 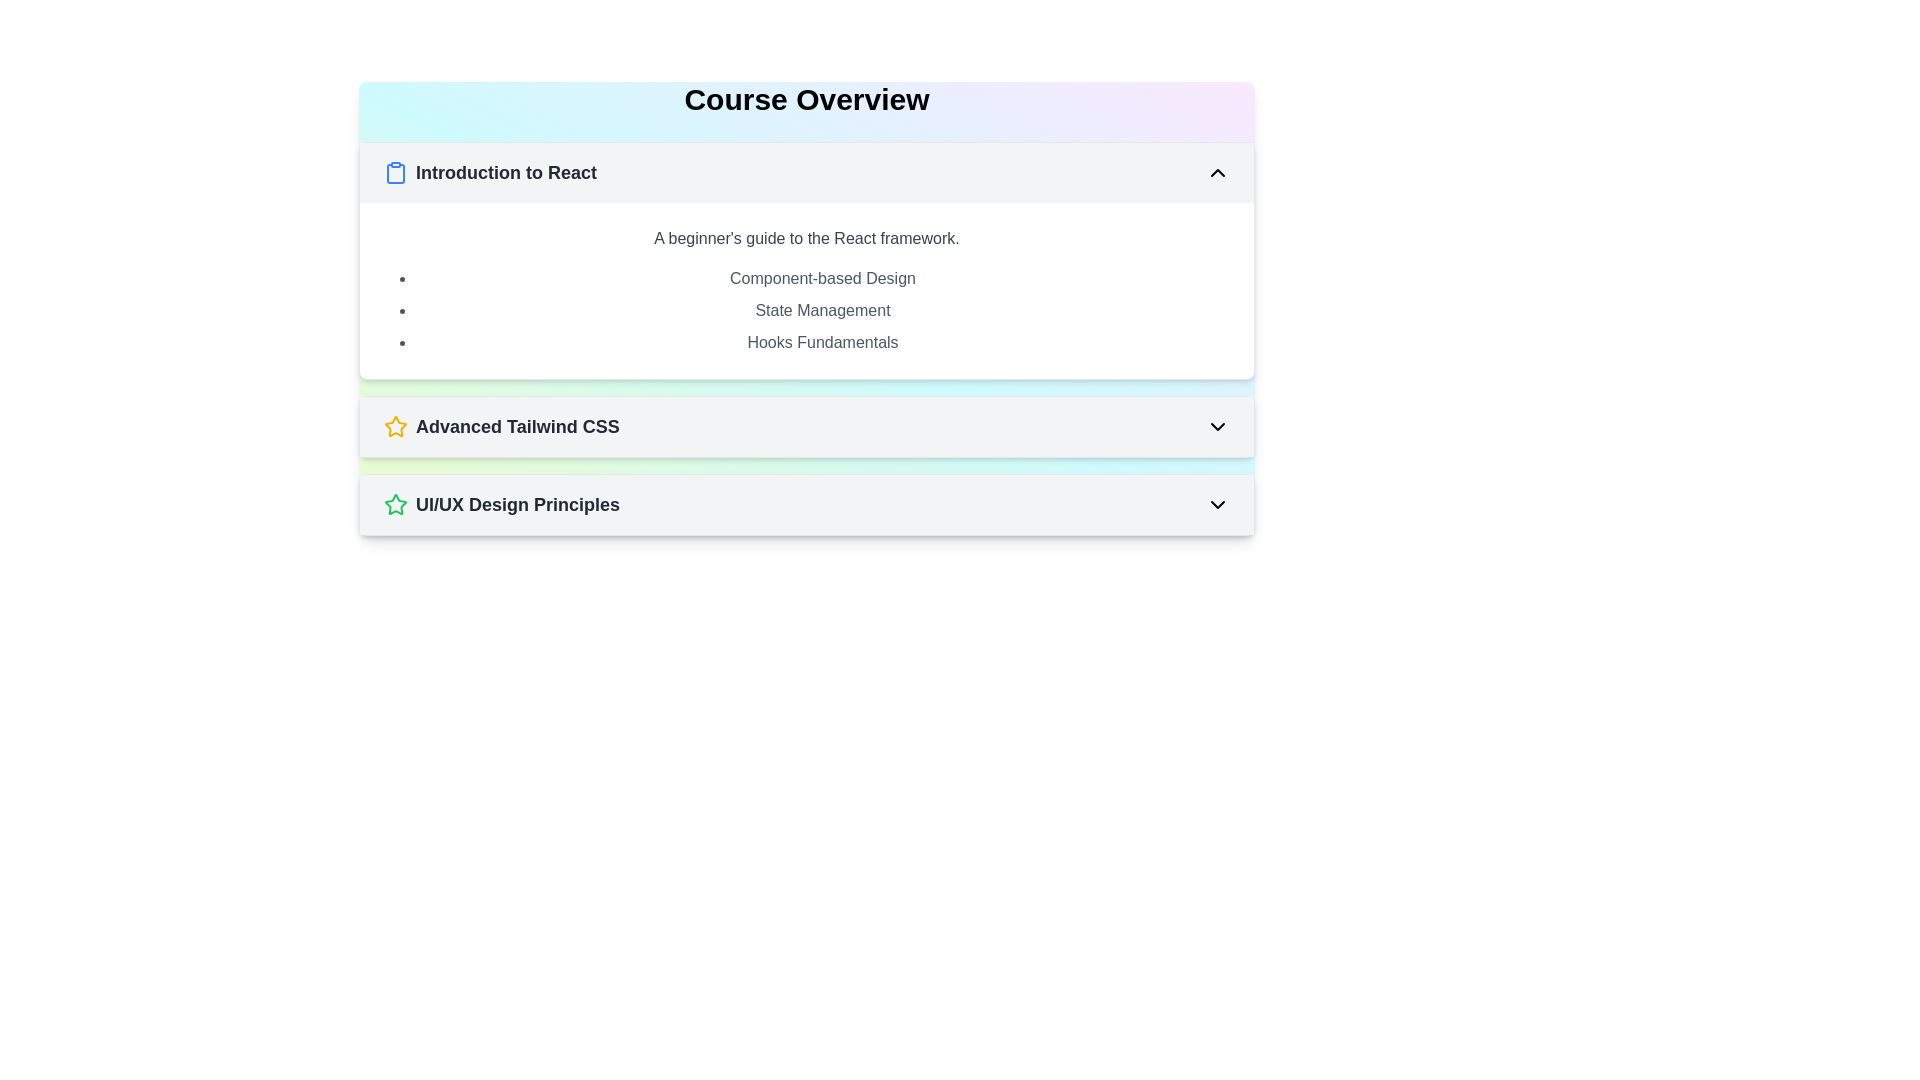 I want to click on the text label representing the 'Introduction to React' section in the course overview, so click(x=822, y=311).